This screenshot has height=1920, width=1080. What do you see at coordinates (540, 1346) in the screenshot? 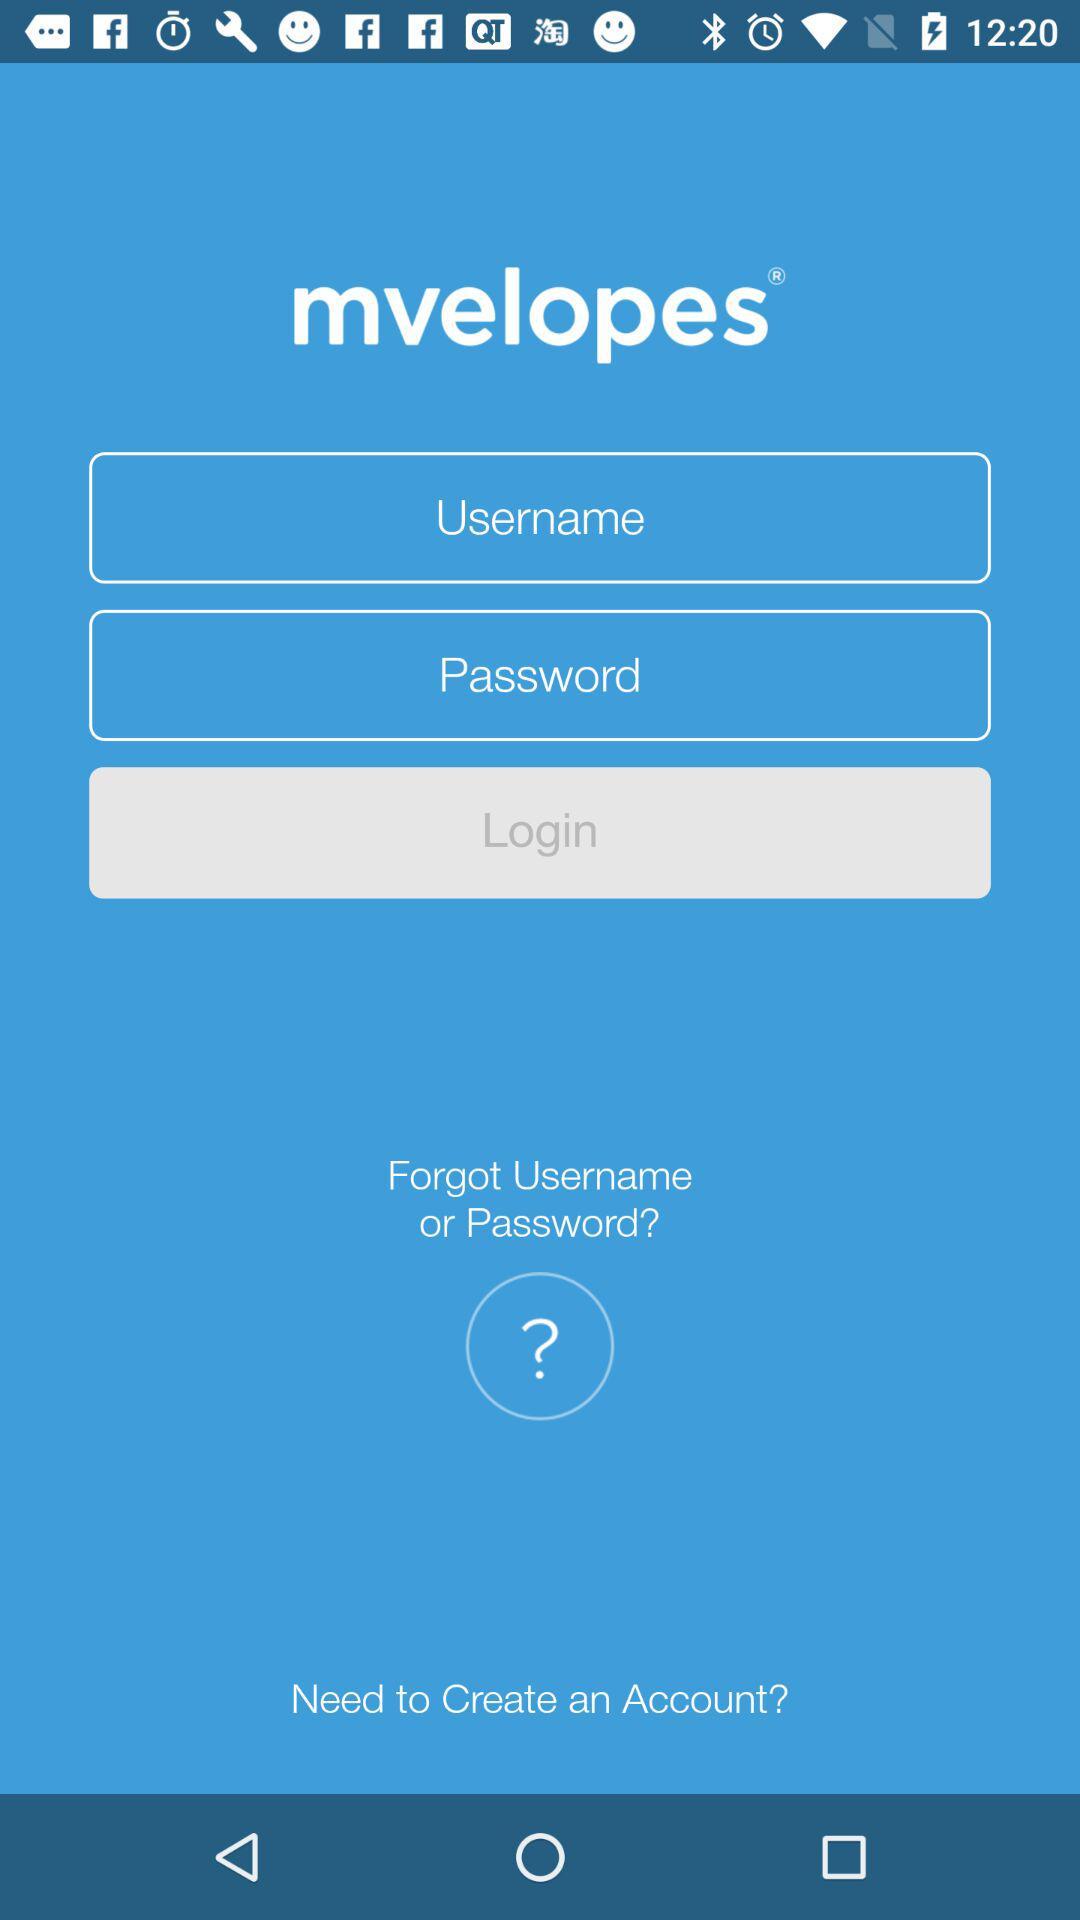
I see `help` at bounding box center [540, 1346].